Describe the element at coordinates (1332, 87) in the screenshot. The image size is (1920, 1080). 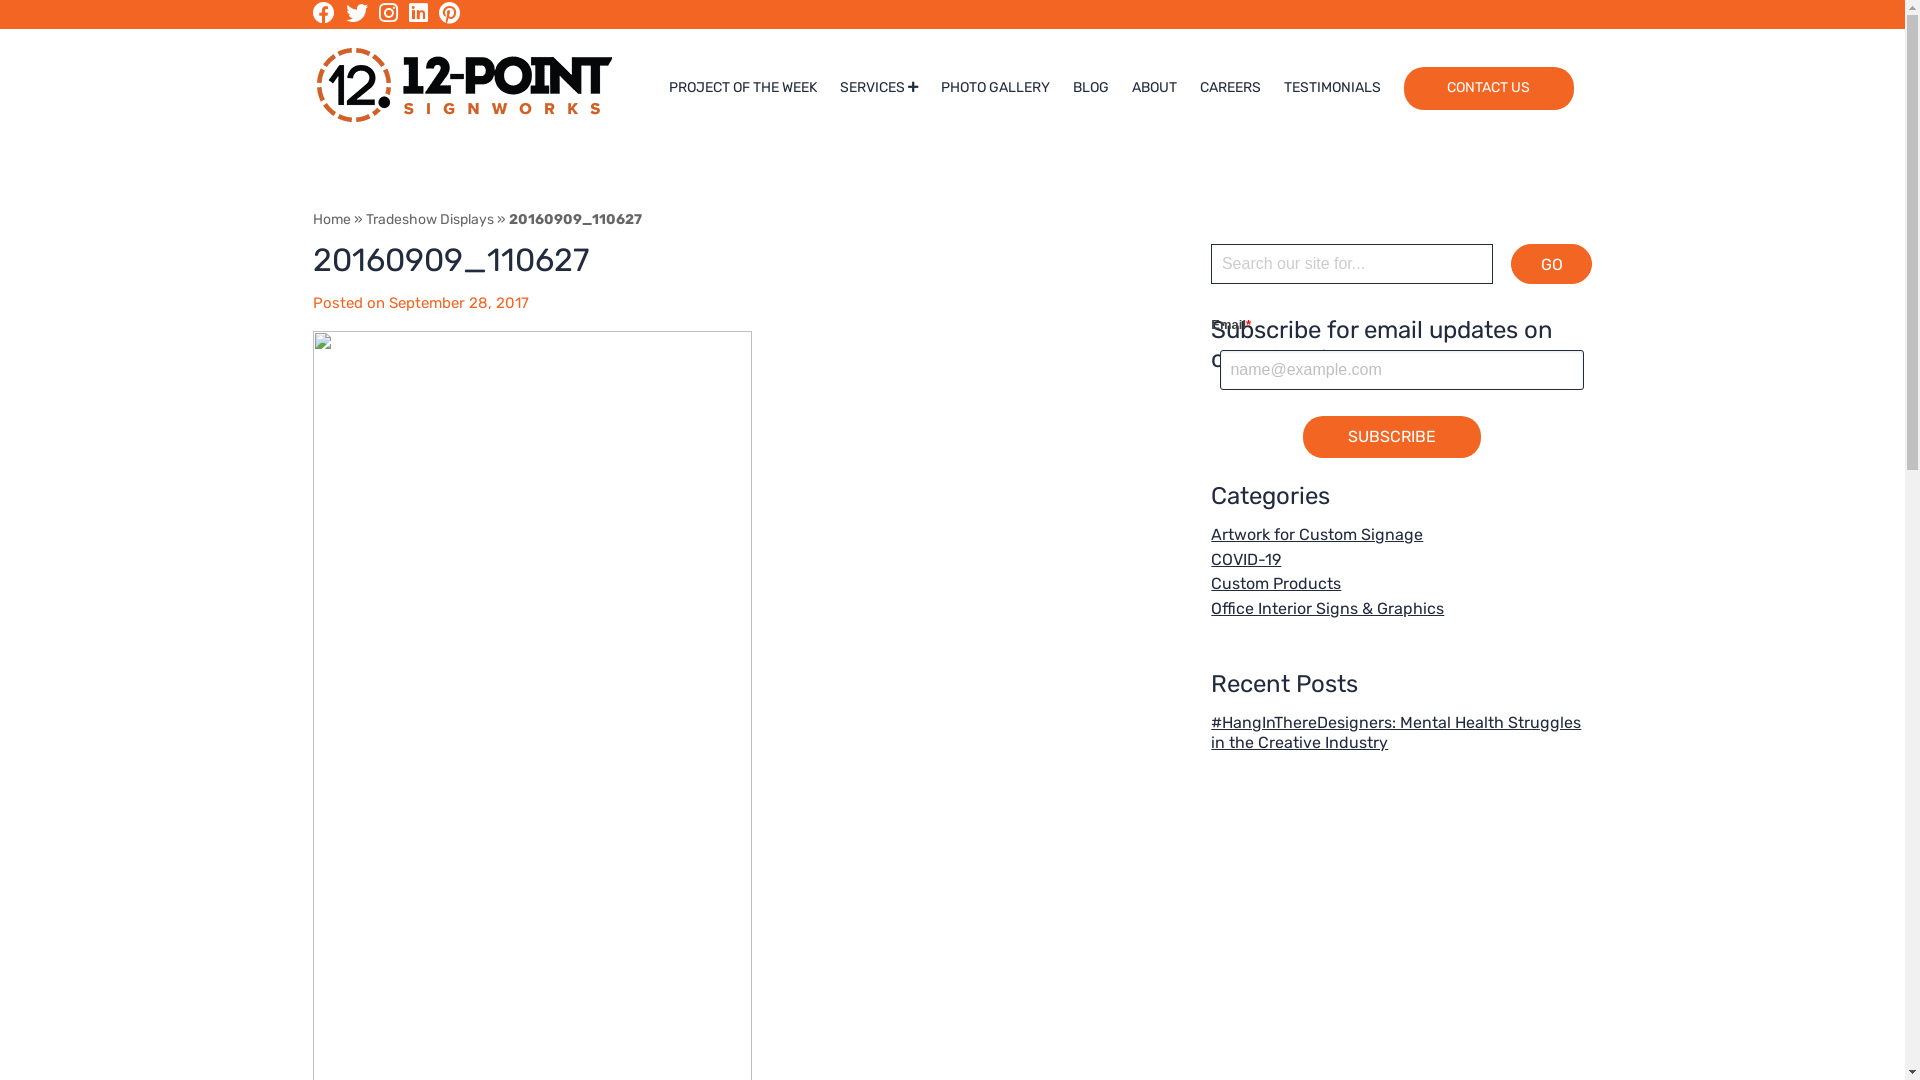
I see `'TESTIMONIALS'` at that location.